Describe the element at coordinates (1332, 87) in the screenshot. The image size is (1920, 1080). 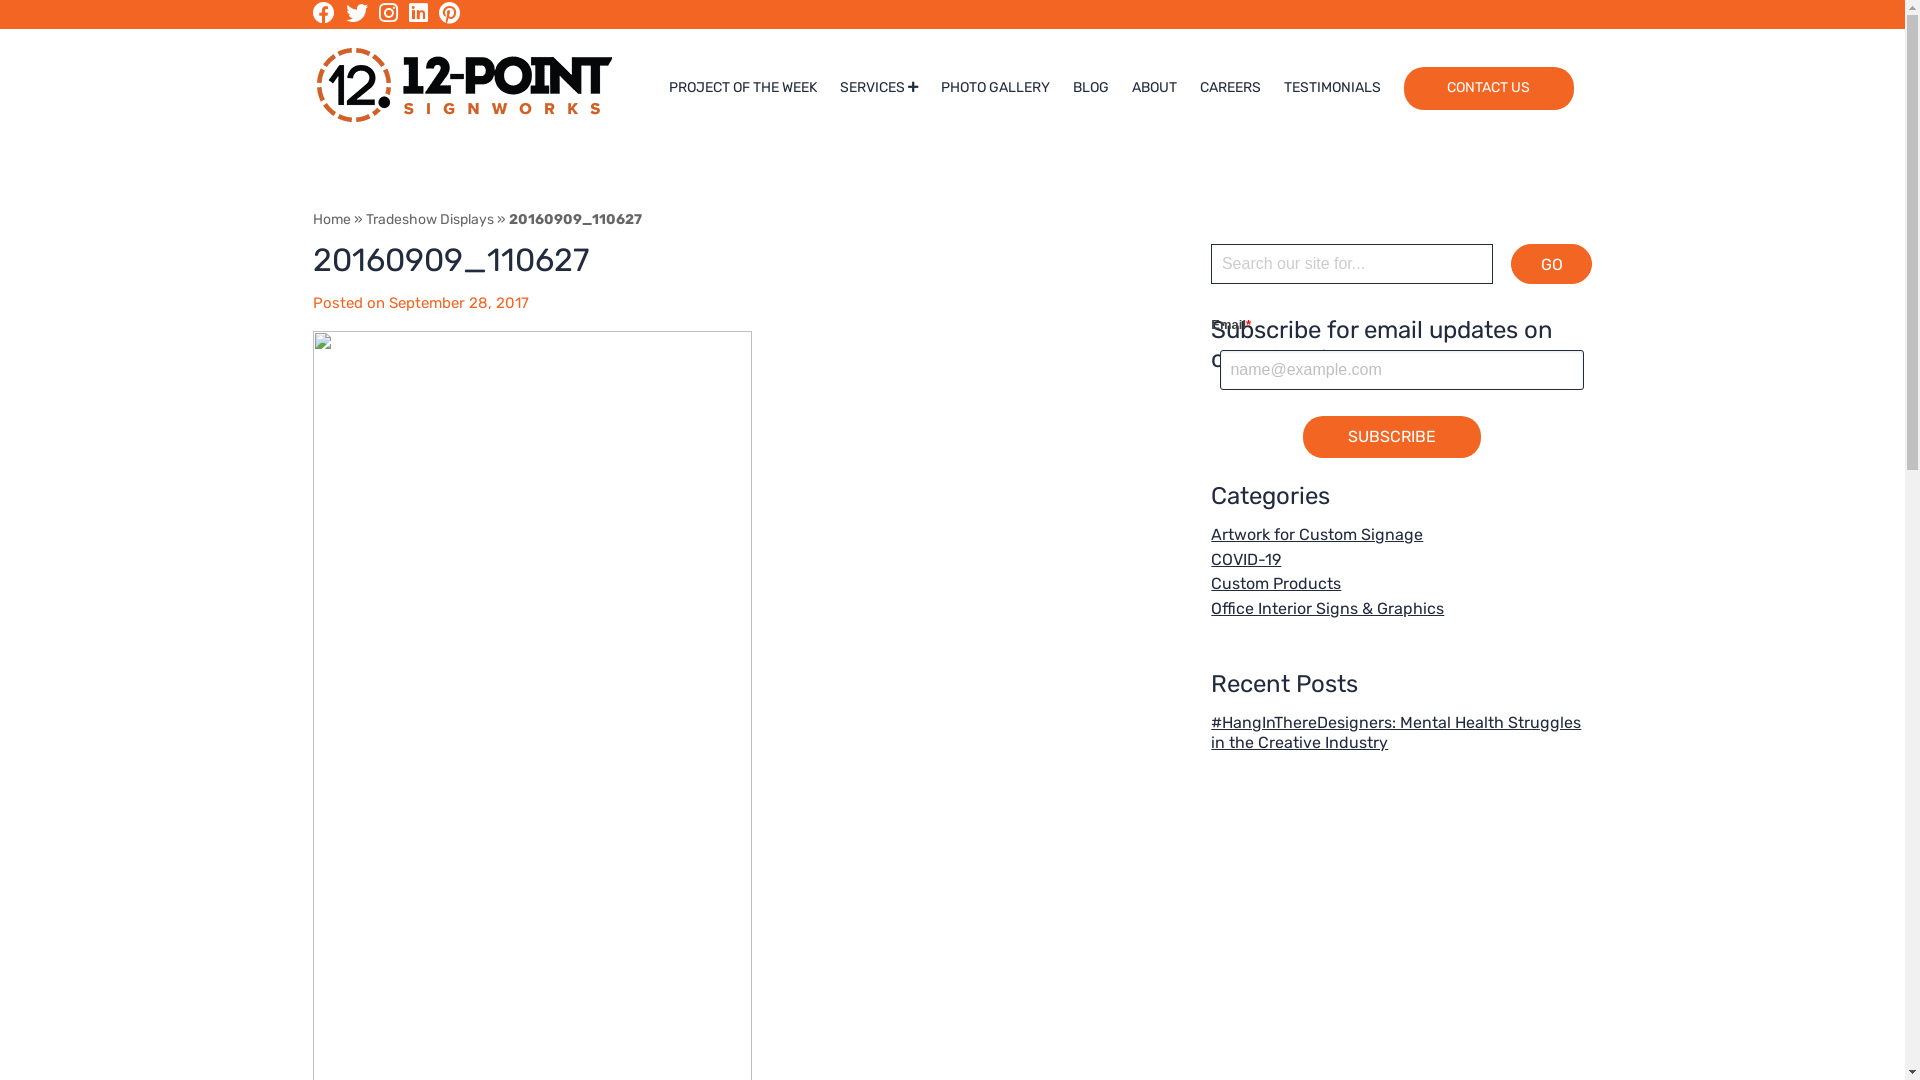
I see `'TESTIMONIALS'` at that location.